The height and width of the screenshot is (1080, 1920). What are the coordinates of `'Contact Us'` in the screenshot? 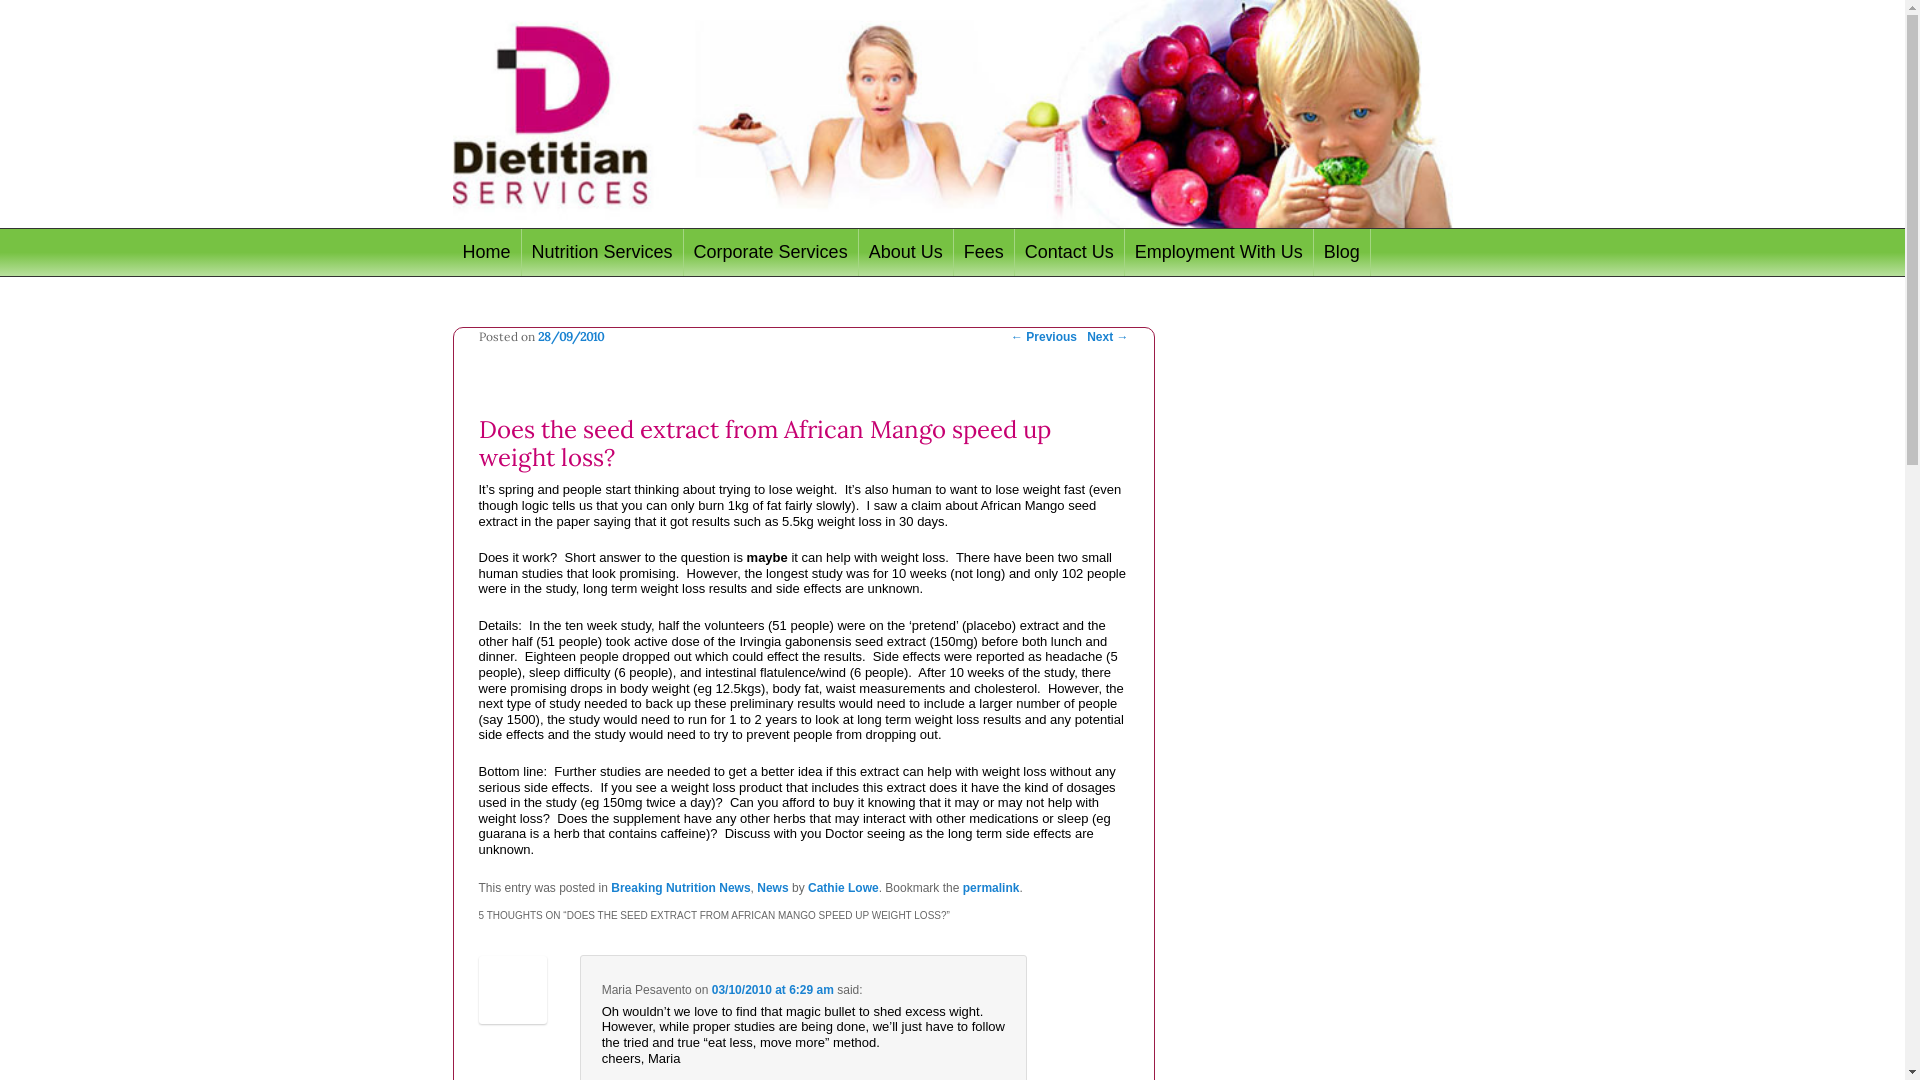 It's located at (1069, 251).